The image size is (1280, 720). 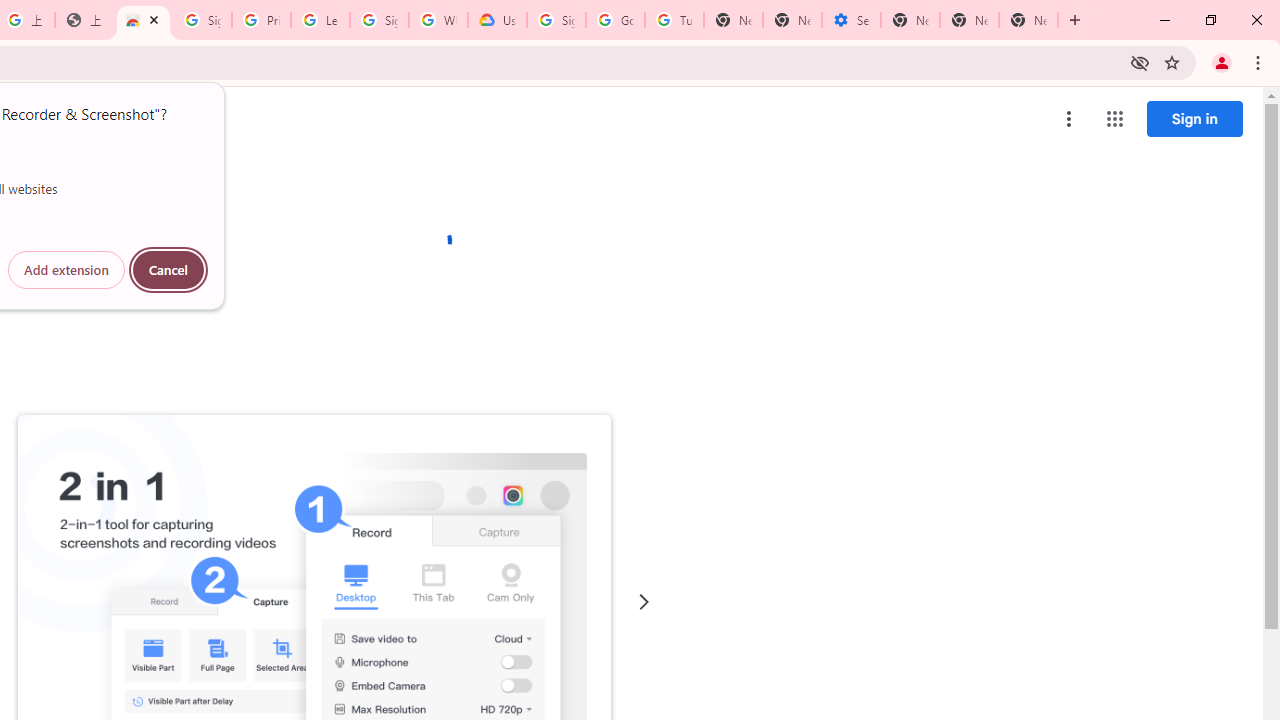 What do you see at coordinates (614, 20) in the screenshot?
I see `'Google Account Help'` at bounding box center [614, 20].